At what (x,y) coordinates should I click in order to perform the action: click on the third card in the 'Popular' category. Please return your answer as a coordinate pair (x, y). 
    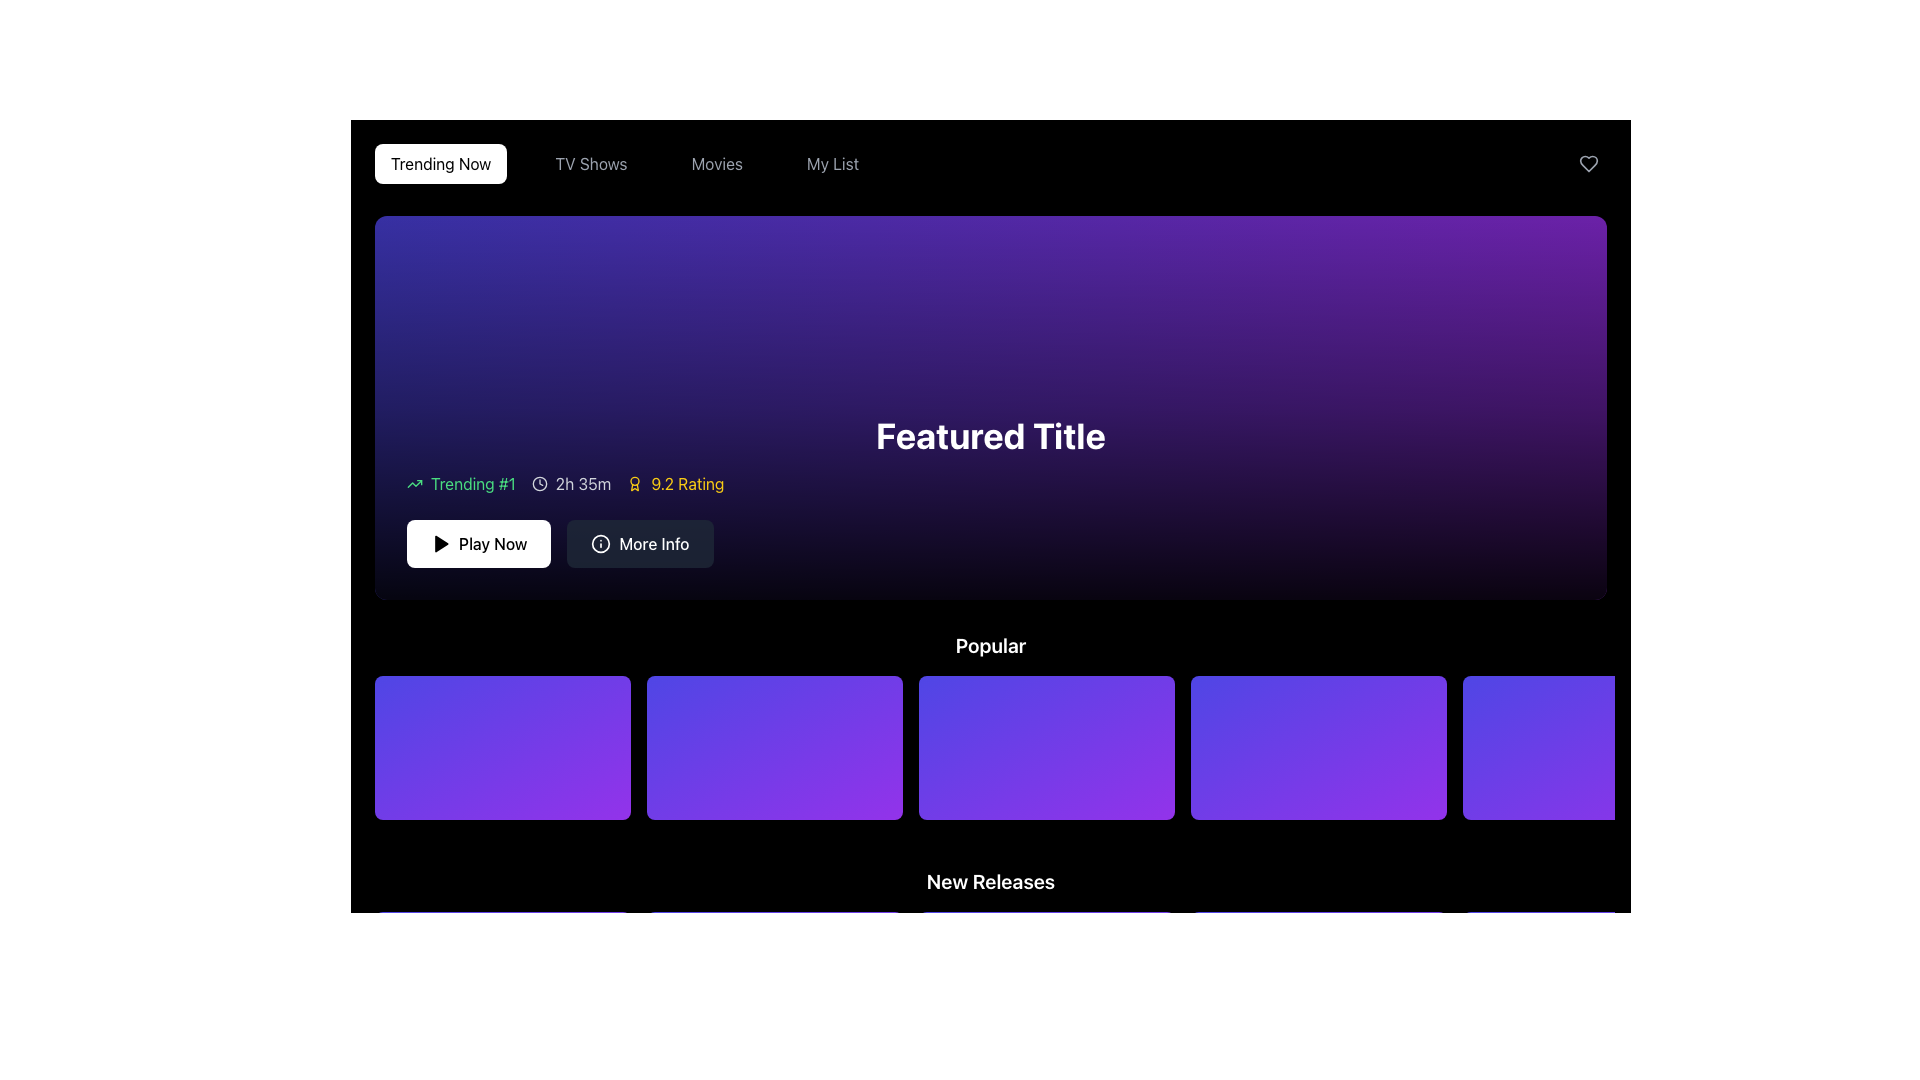
    Looking at the image, I should click on (1045, 748).